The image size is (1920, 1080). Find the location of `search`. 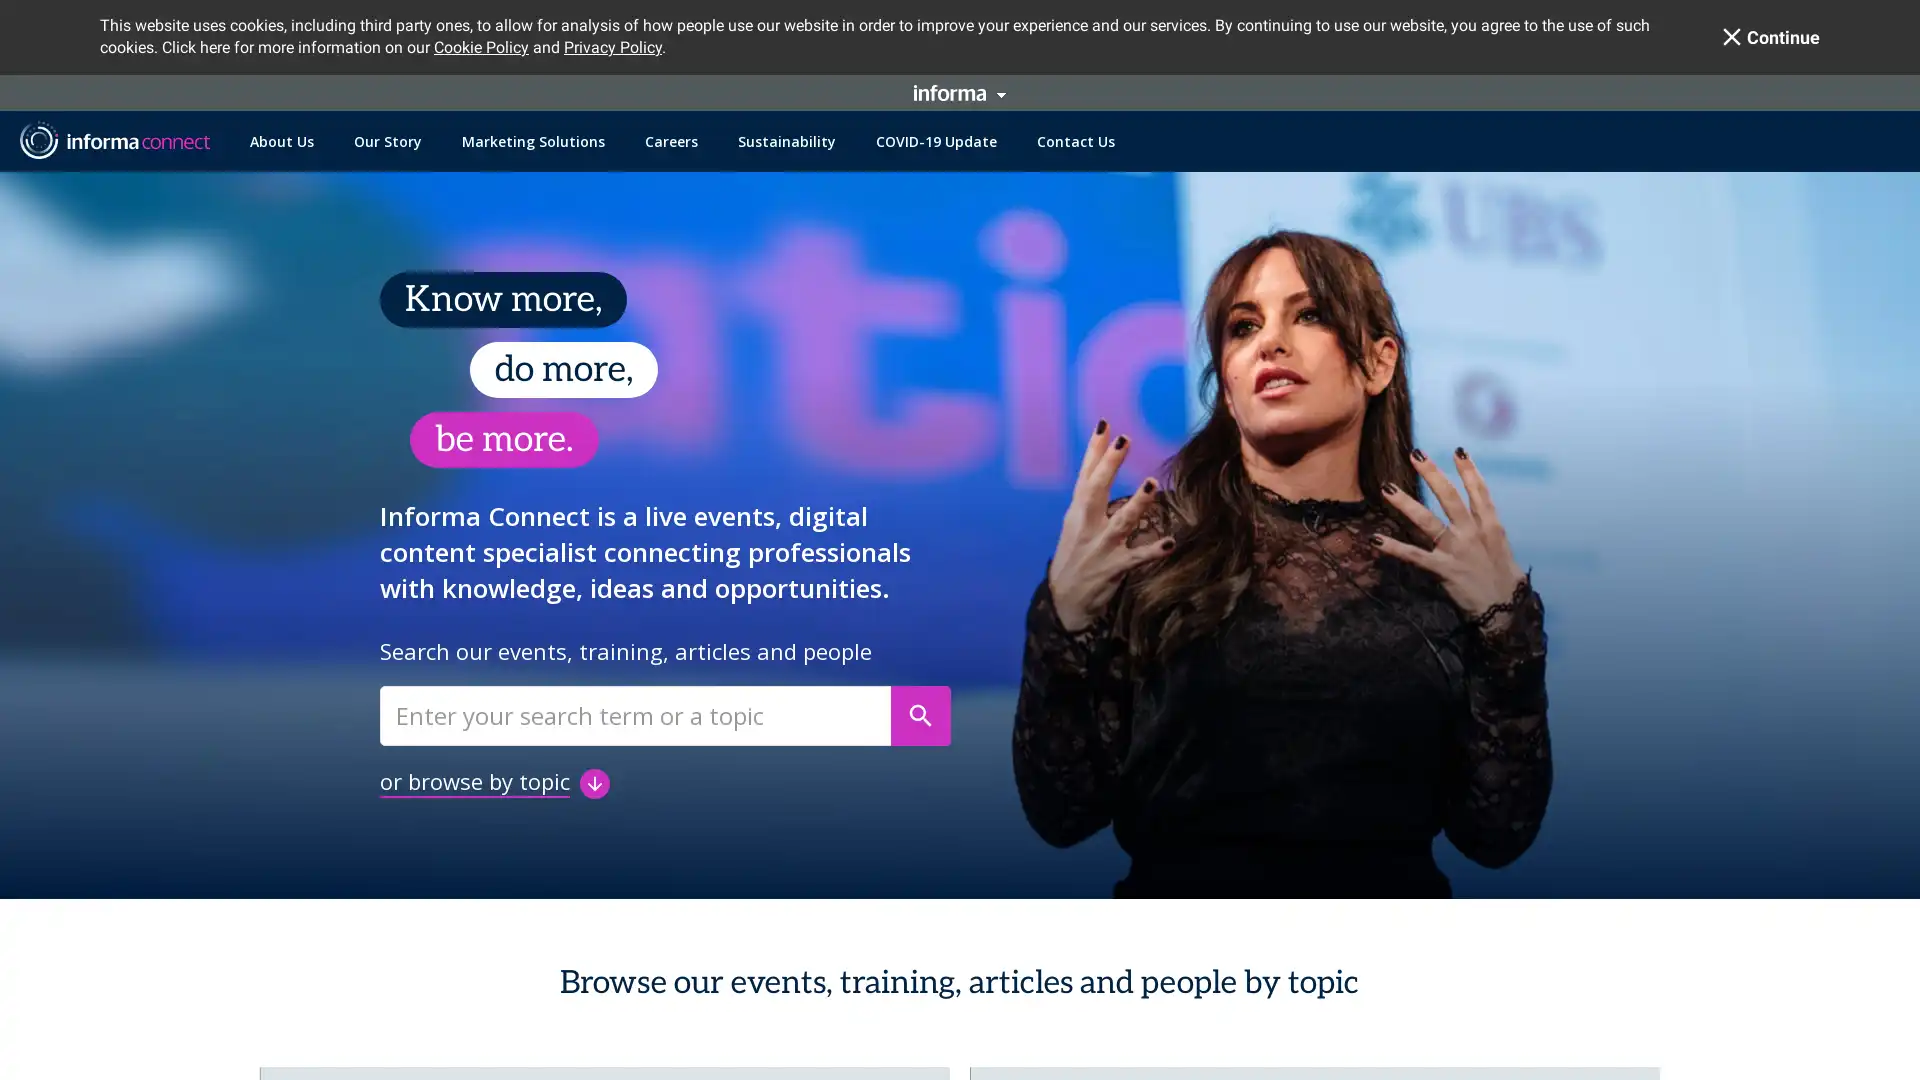

search is located at coordinates (920, 715).